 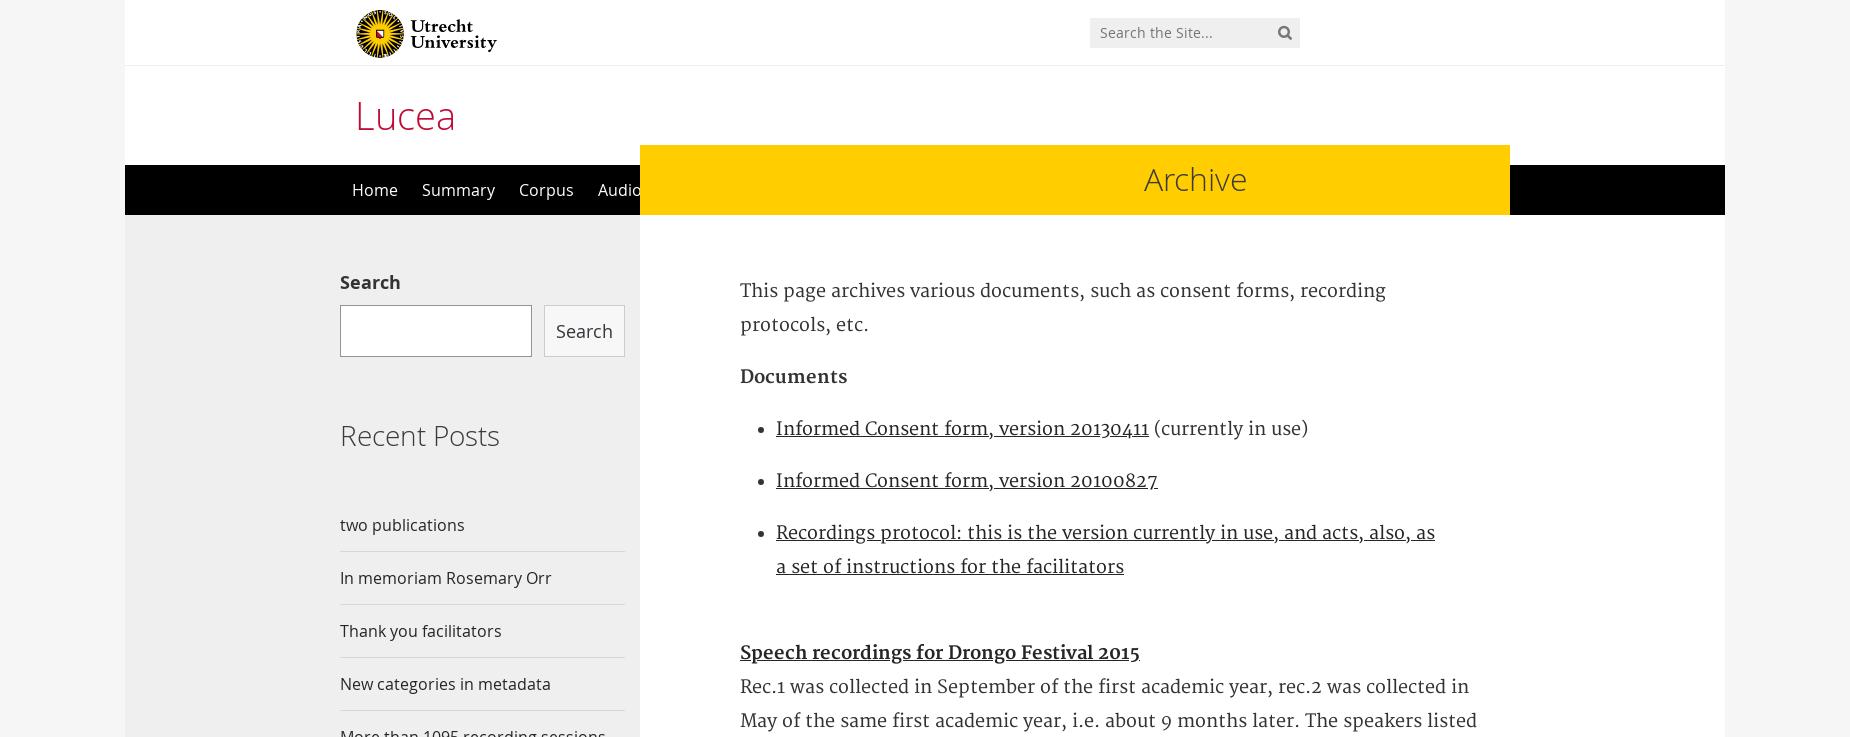 What do you see at coordinates (1062, 308) in the screenshot?
I see `'This page archives various documents, such as consent forms, recording protocols, etc.'` at bounding box center [1062, 308].